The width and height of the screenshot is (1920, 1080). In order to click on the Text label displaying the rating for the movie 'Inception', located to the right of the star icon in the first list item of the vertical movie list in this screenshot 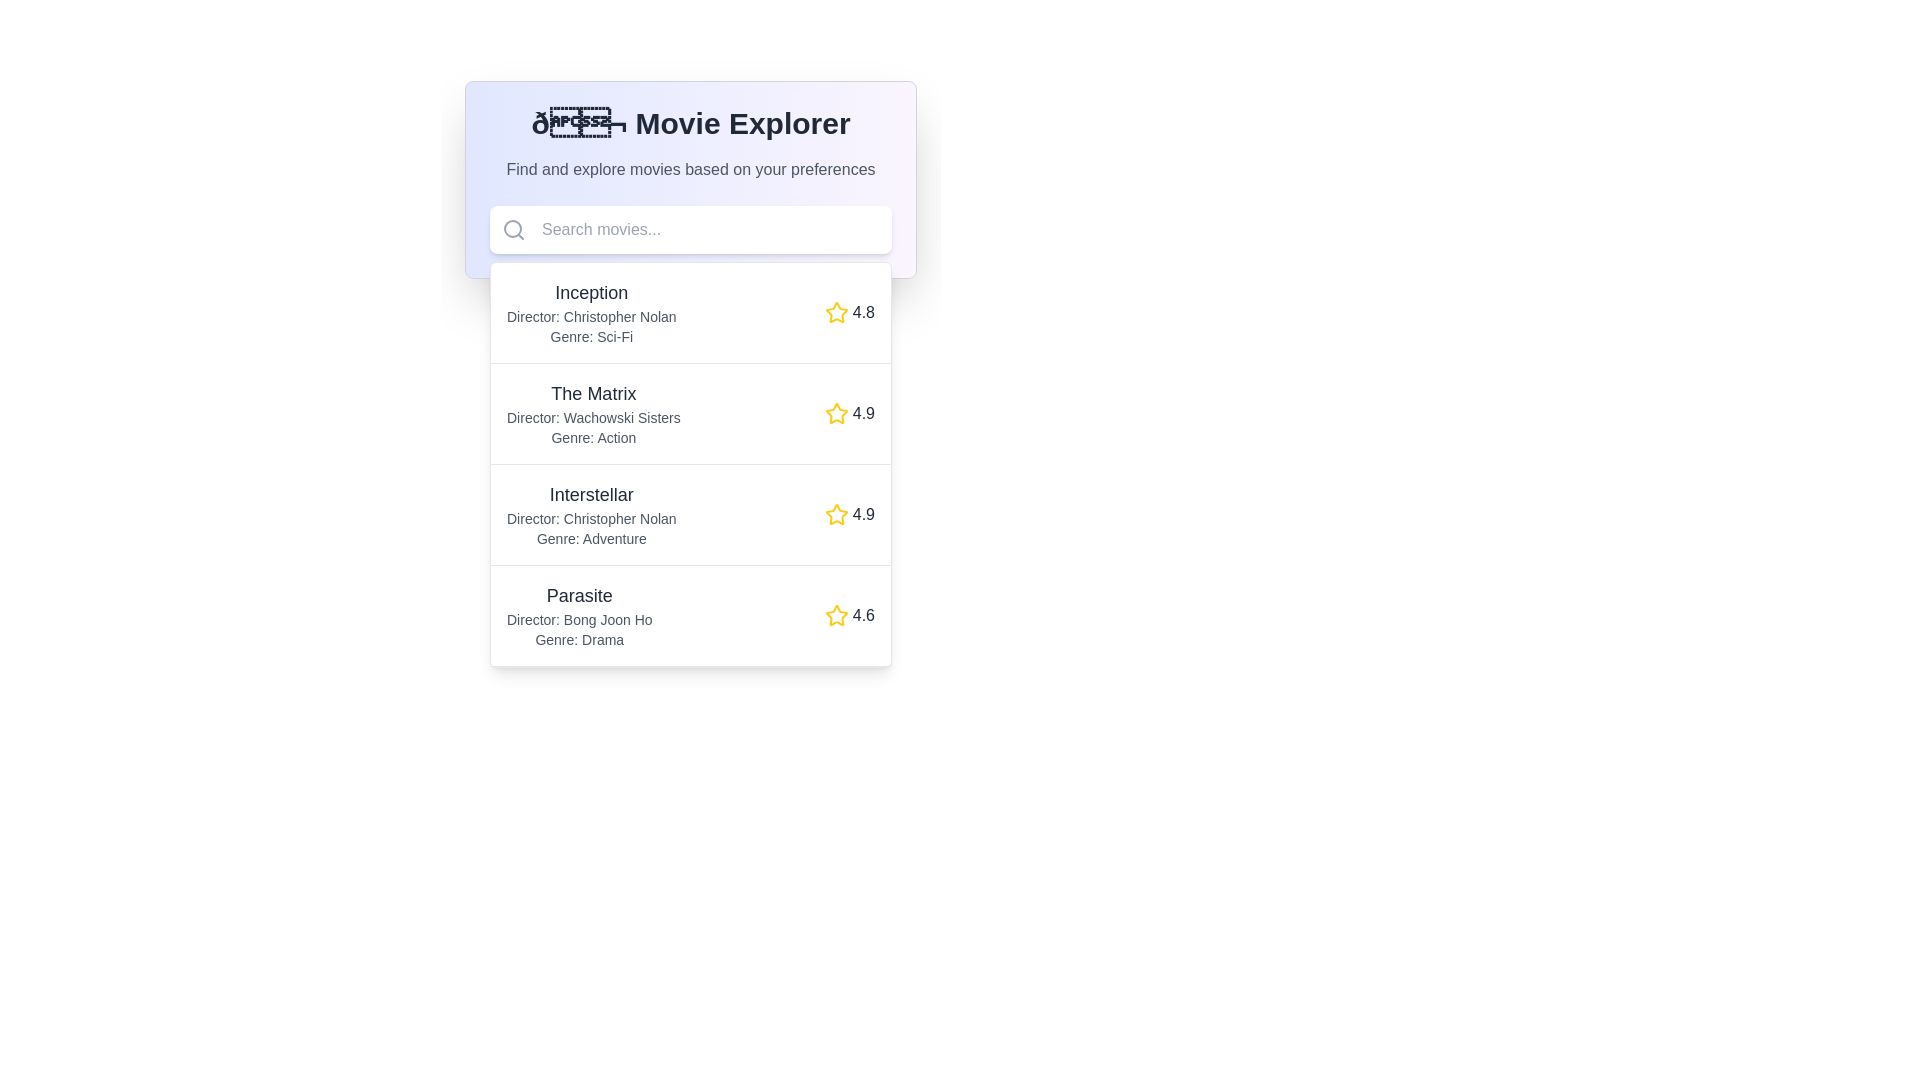, I will do `click(863, 312)`.